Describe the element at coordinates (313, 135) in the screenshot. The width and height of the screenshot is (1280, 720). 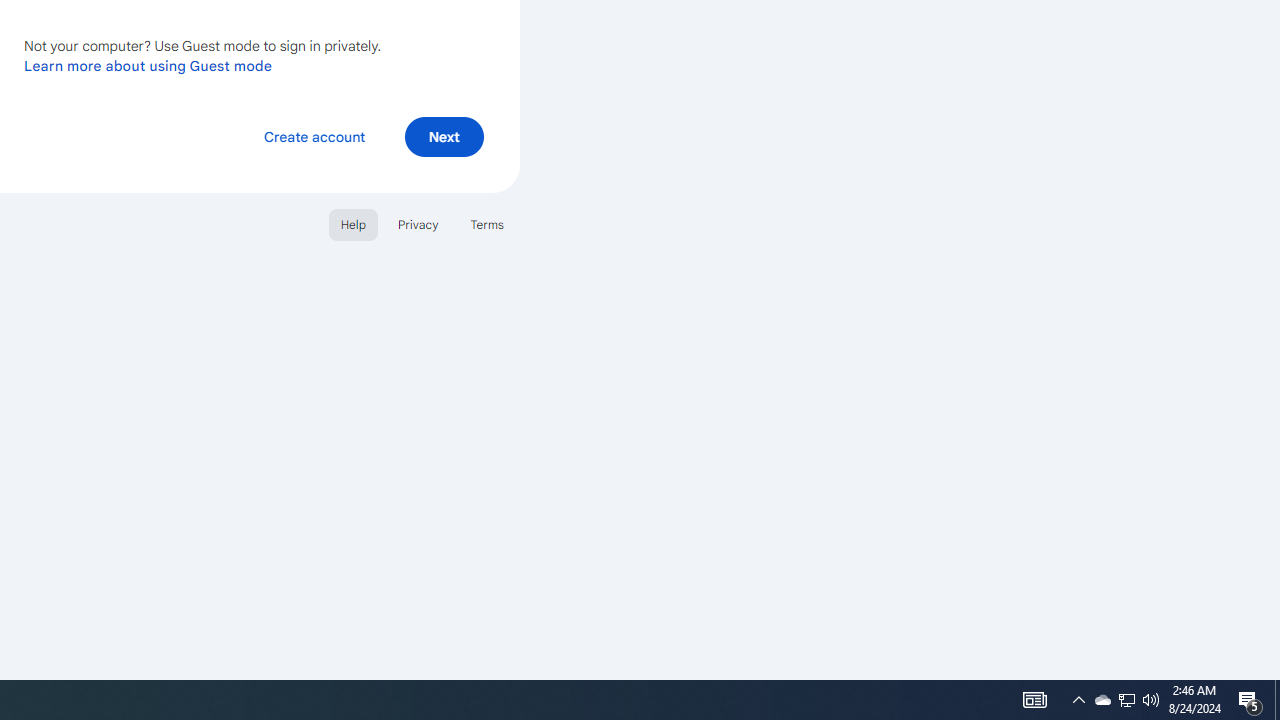
I see `'Create account'` at that location.